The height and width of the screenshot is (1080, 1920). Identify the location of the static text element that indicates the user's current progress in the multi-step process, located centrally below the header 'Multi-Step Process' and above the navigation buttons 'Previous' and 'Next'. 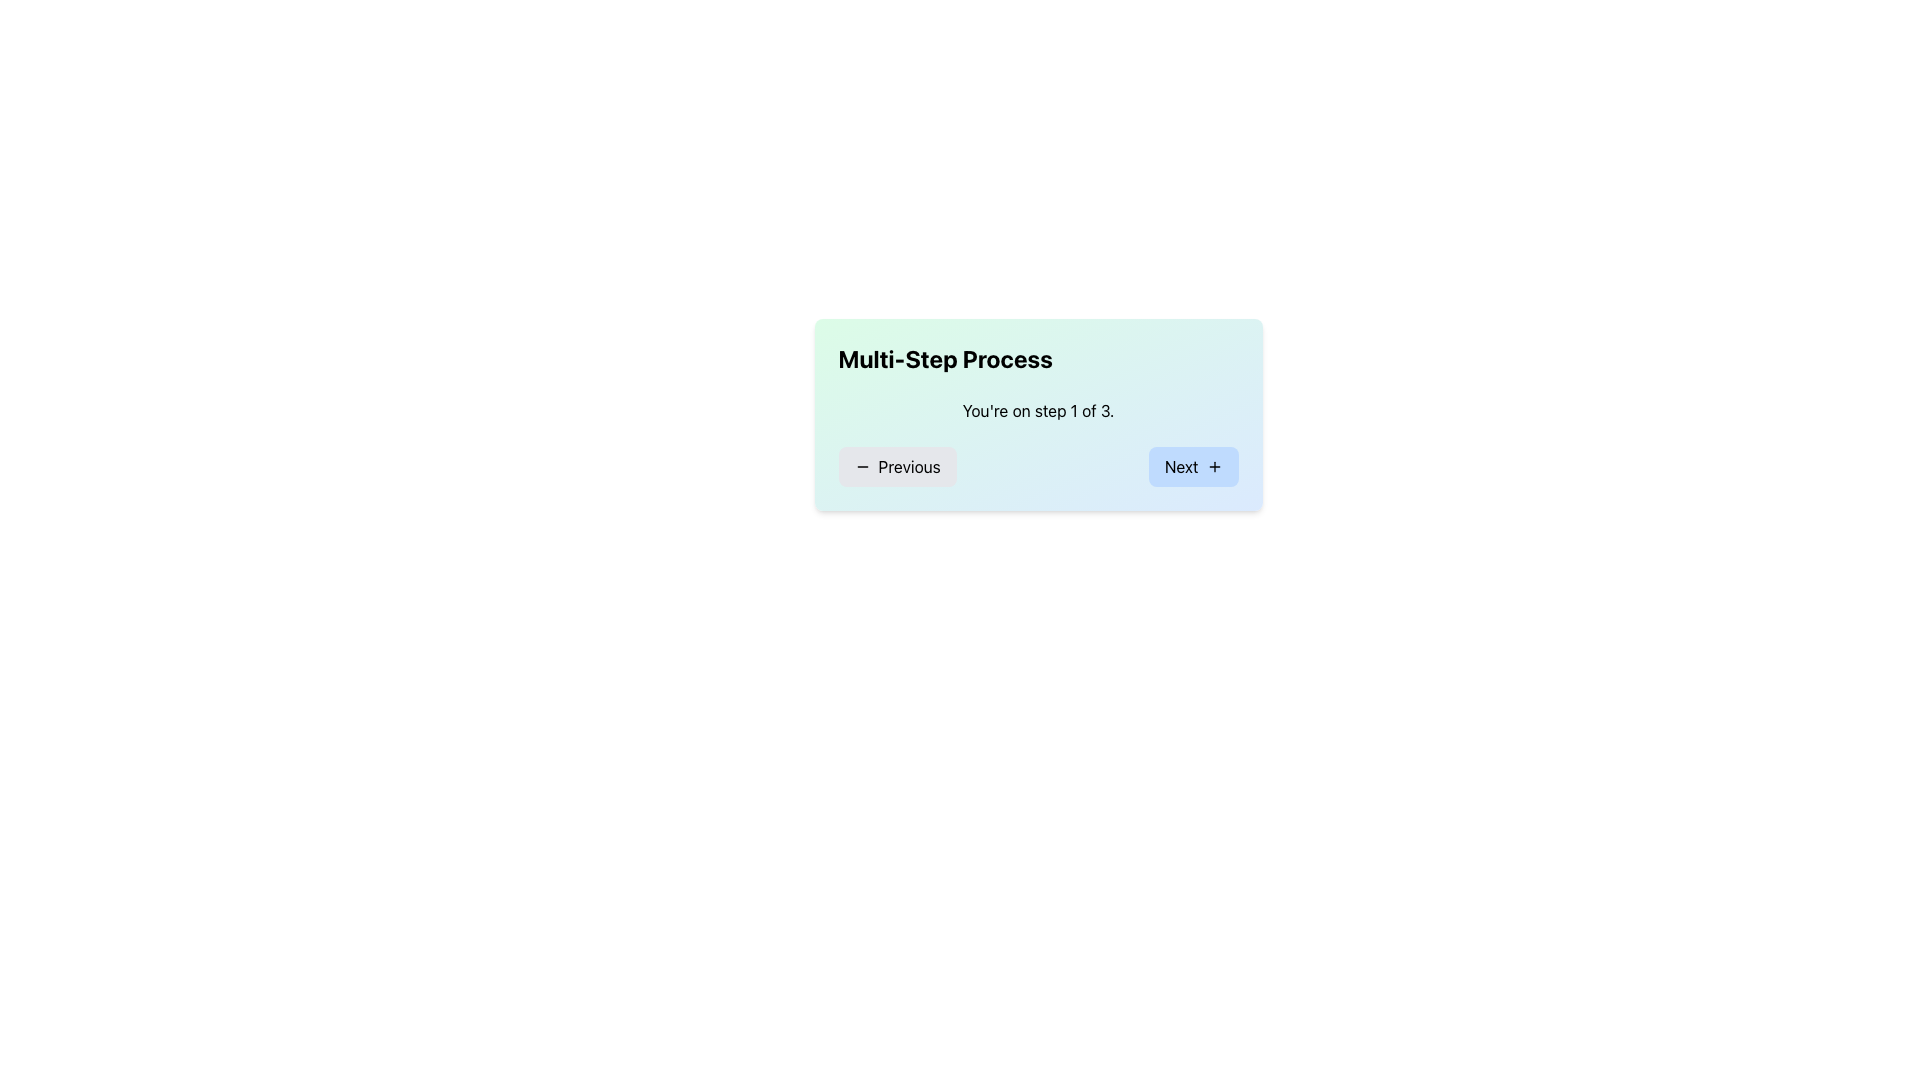
(1038, 410).